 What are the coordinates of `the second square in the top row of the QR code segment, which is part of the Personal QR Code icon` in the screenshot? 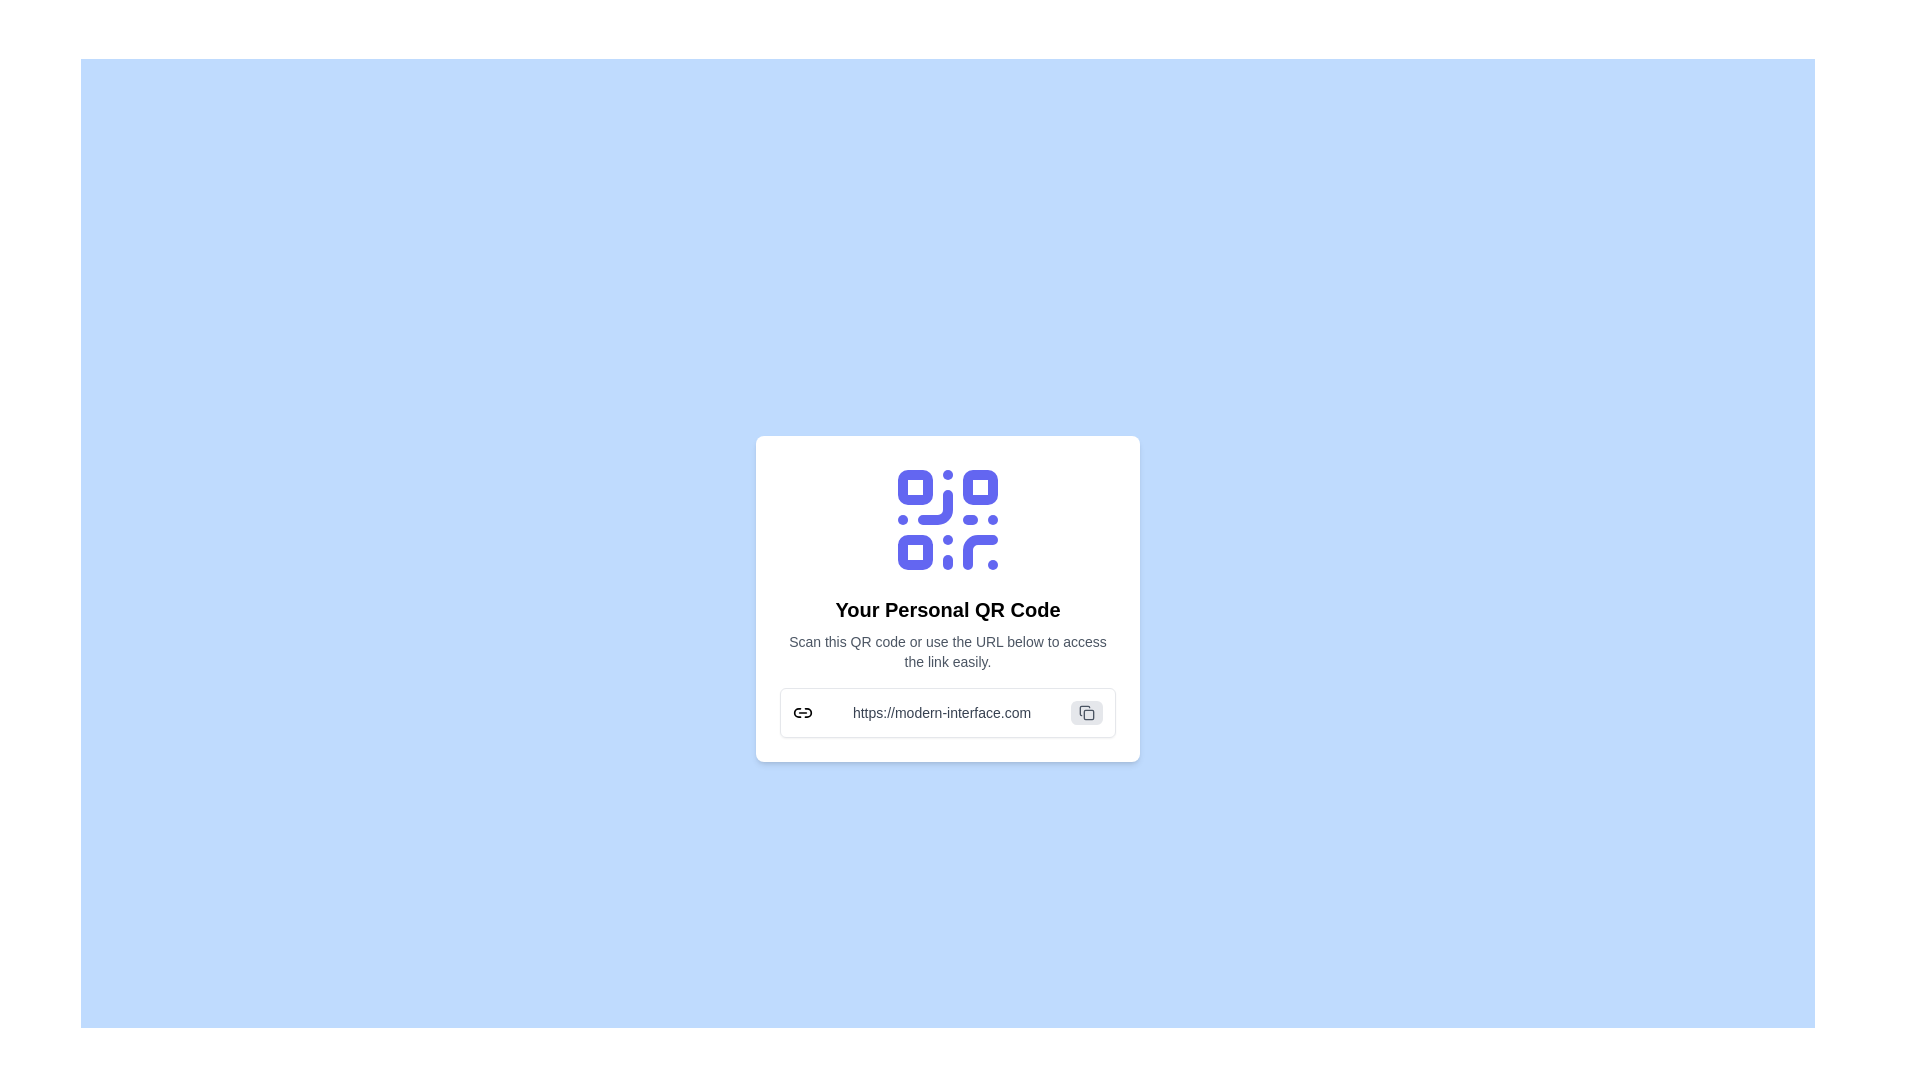 It's located at (980, 487).